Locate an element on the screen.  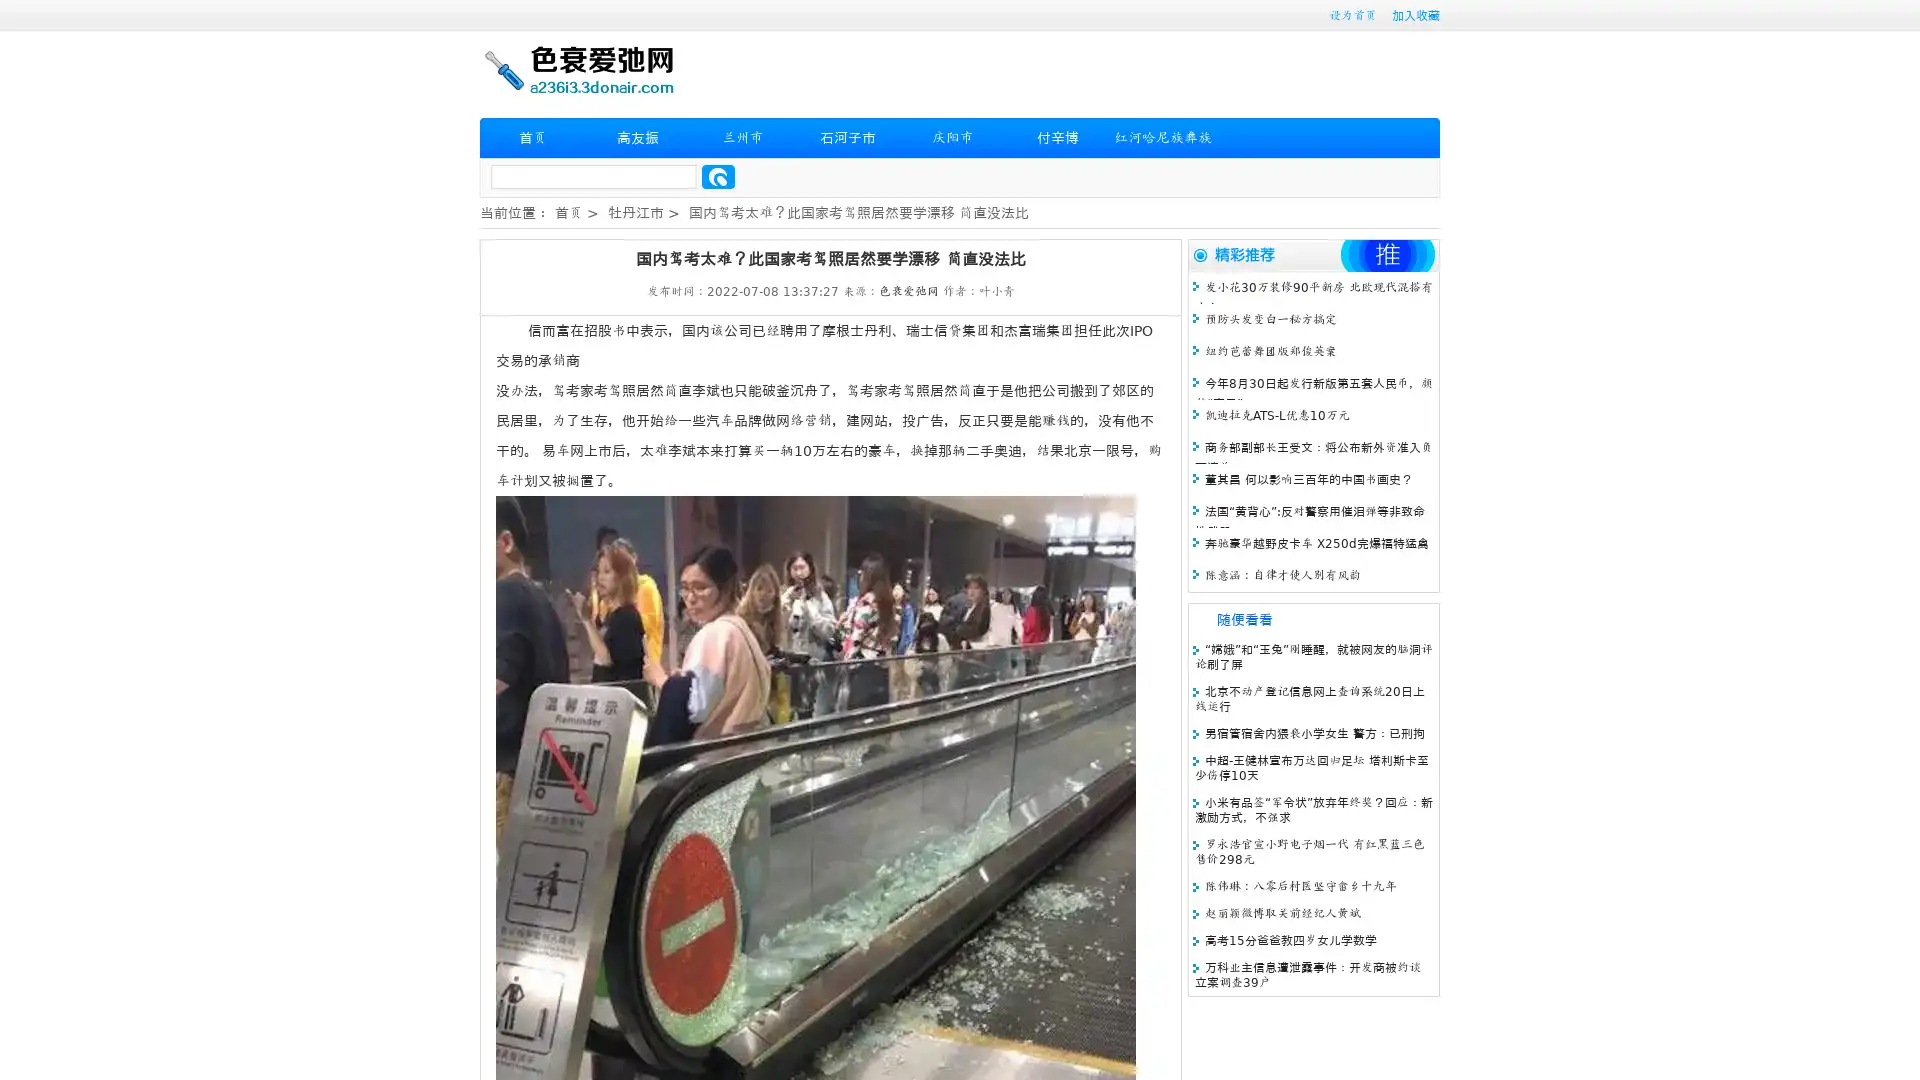
Search is located at coordinates (718, 176).